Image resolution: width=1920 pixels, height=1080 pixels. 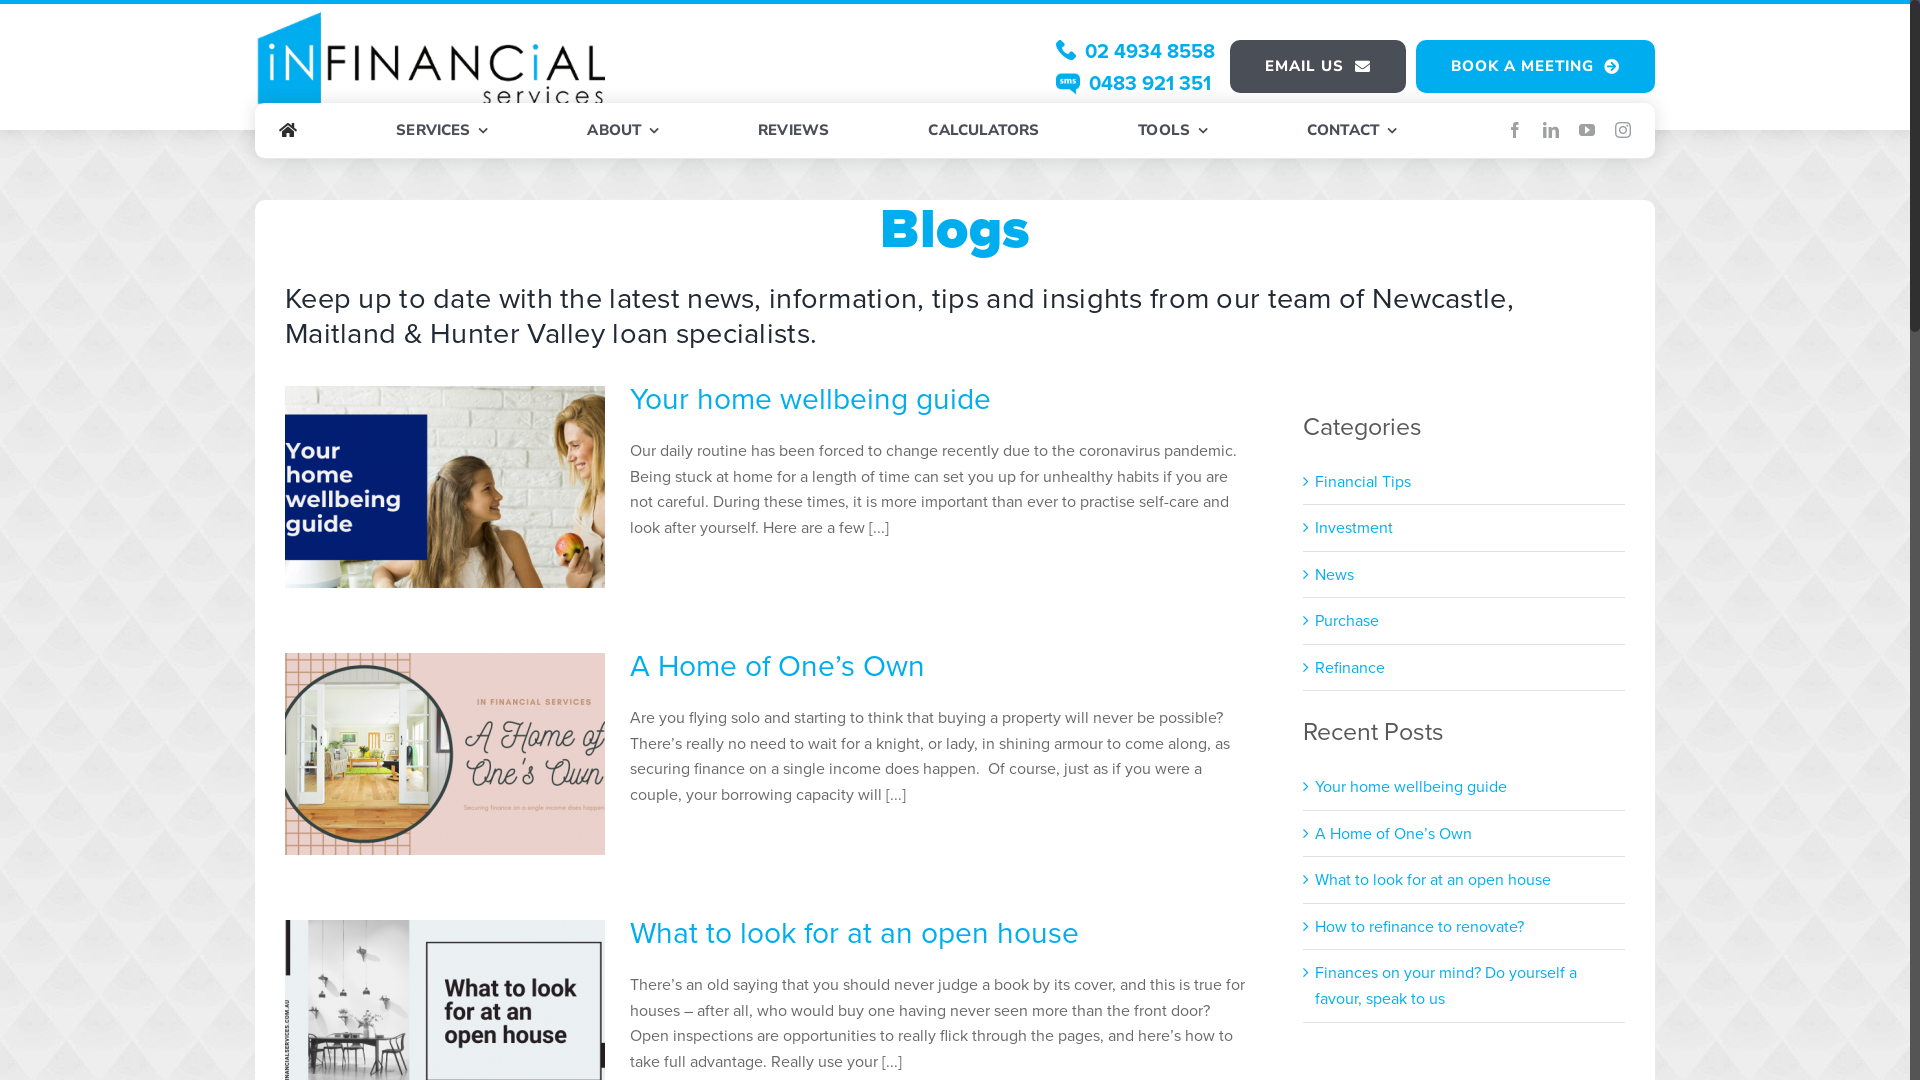 I want to click on '02 4934 8558', so click(x=1135, y=49).